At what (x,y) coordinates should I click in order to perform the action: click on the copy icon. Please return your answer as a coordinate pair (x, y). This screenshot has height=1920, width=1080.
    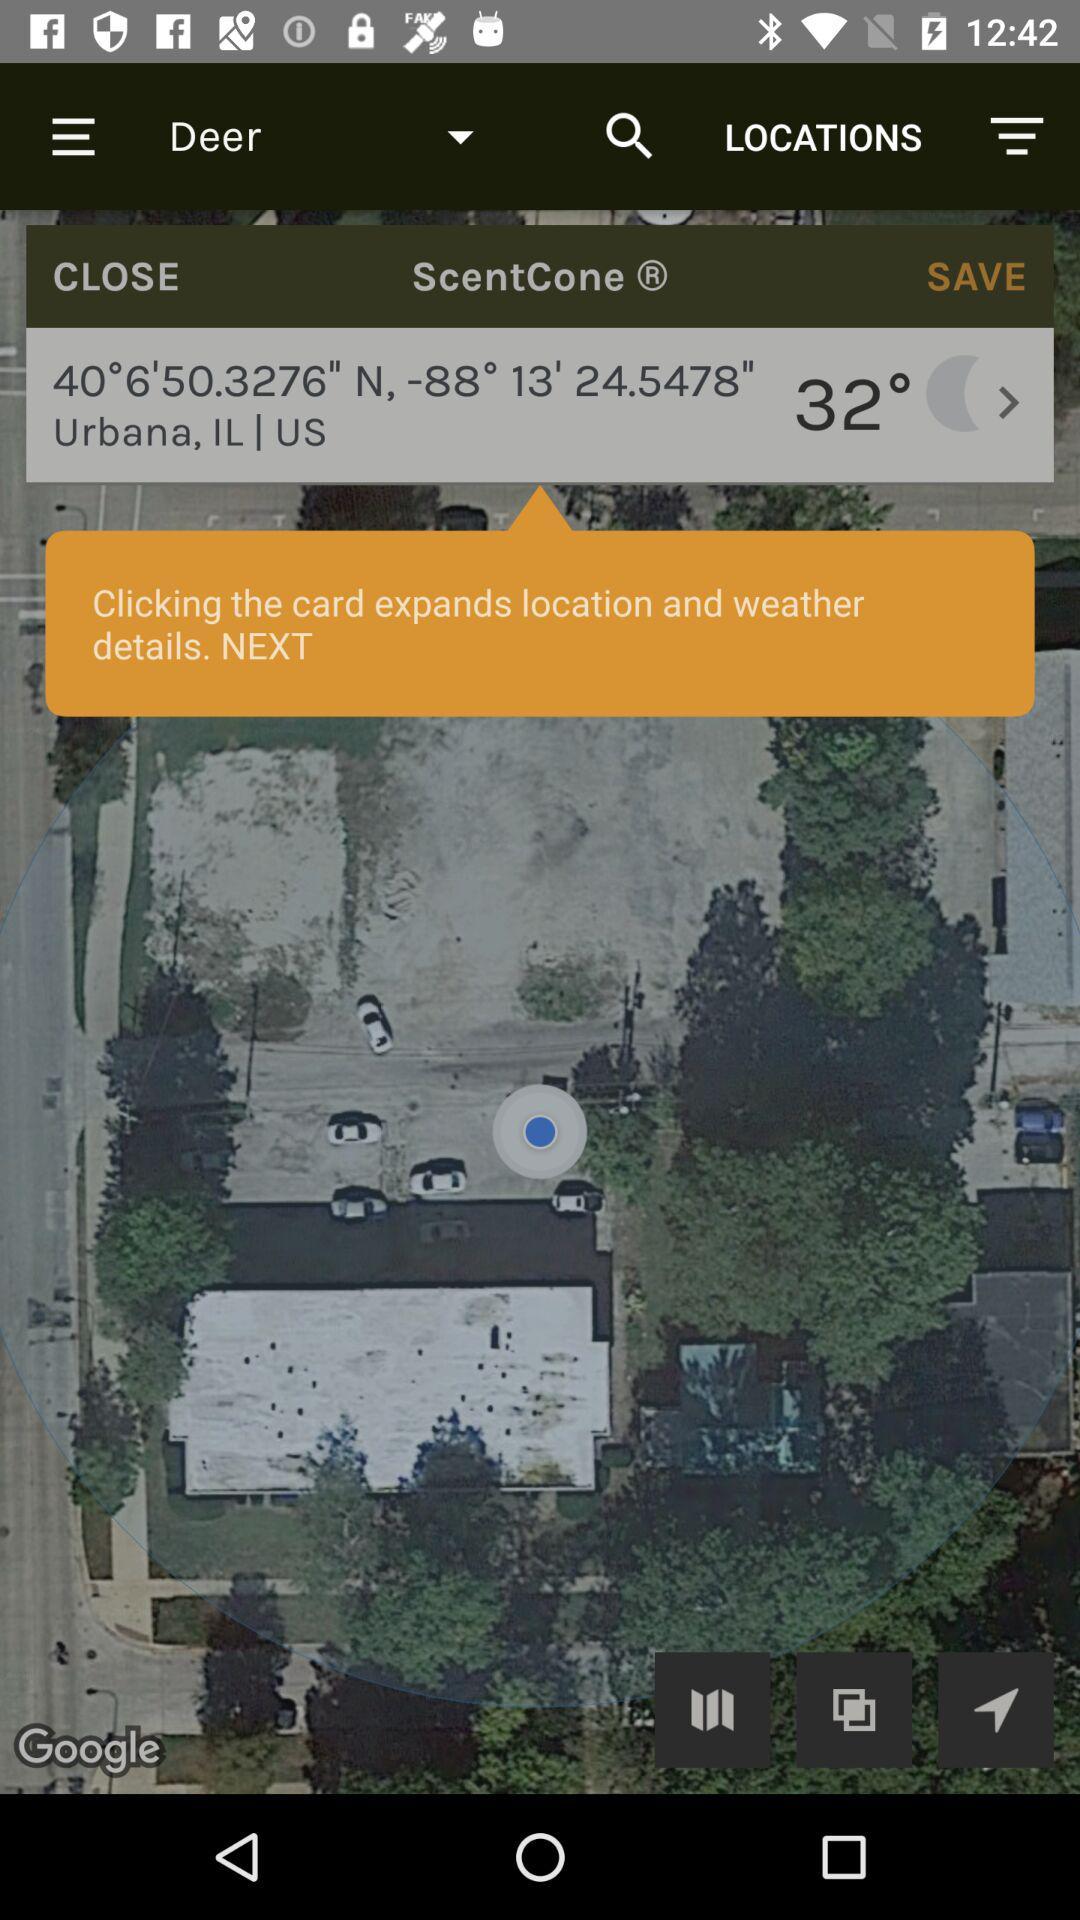
    Looking at the image, I should click on (854, 1708).